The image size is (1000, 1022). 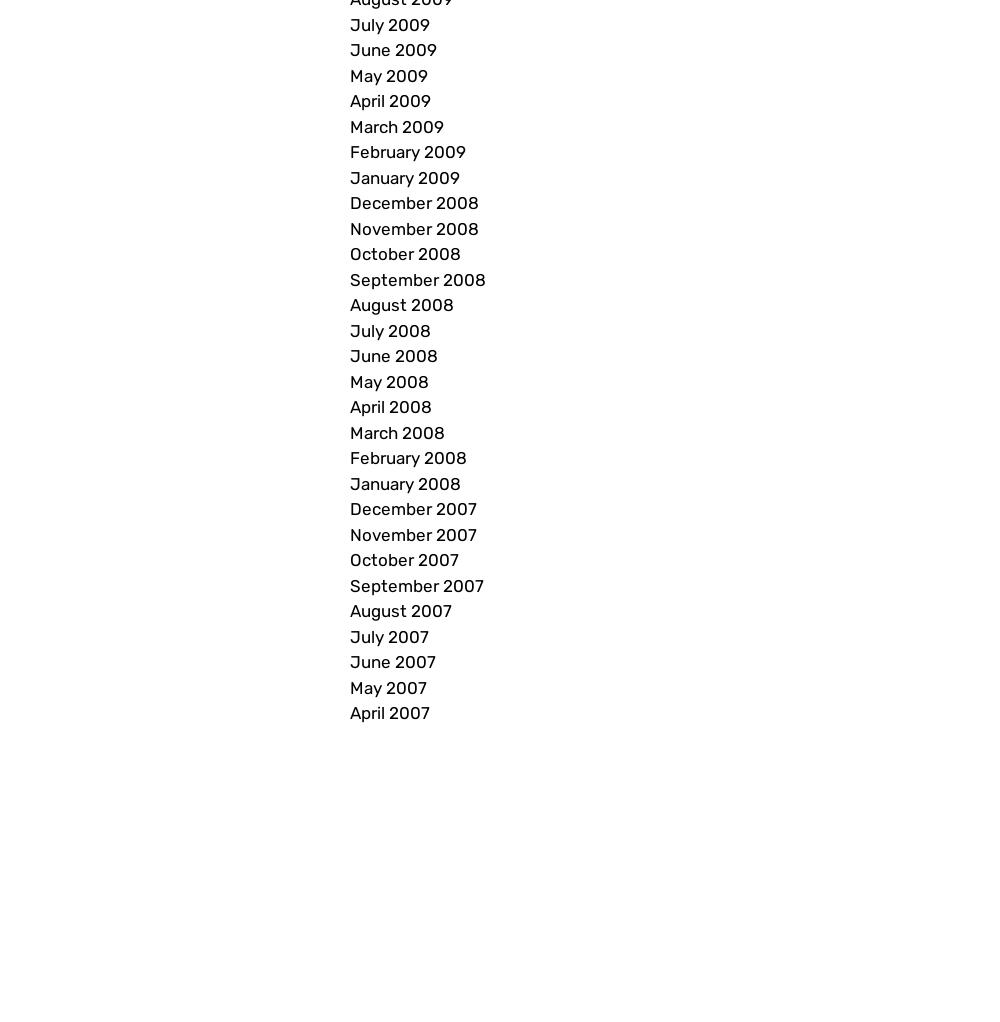 What do you see at coordinates (390, 713) in the screenshot?
I see `'April 2007'` at bounding box center [390, 713].